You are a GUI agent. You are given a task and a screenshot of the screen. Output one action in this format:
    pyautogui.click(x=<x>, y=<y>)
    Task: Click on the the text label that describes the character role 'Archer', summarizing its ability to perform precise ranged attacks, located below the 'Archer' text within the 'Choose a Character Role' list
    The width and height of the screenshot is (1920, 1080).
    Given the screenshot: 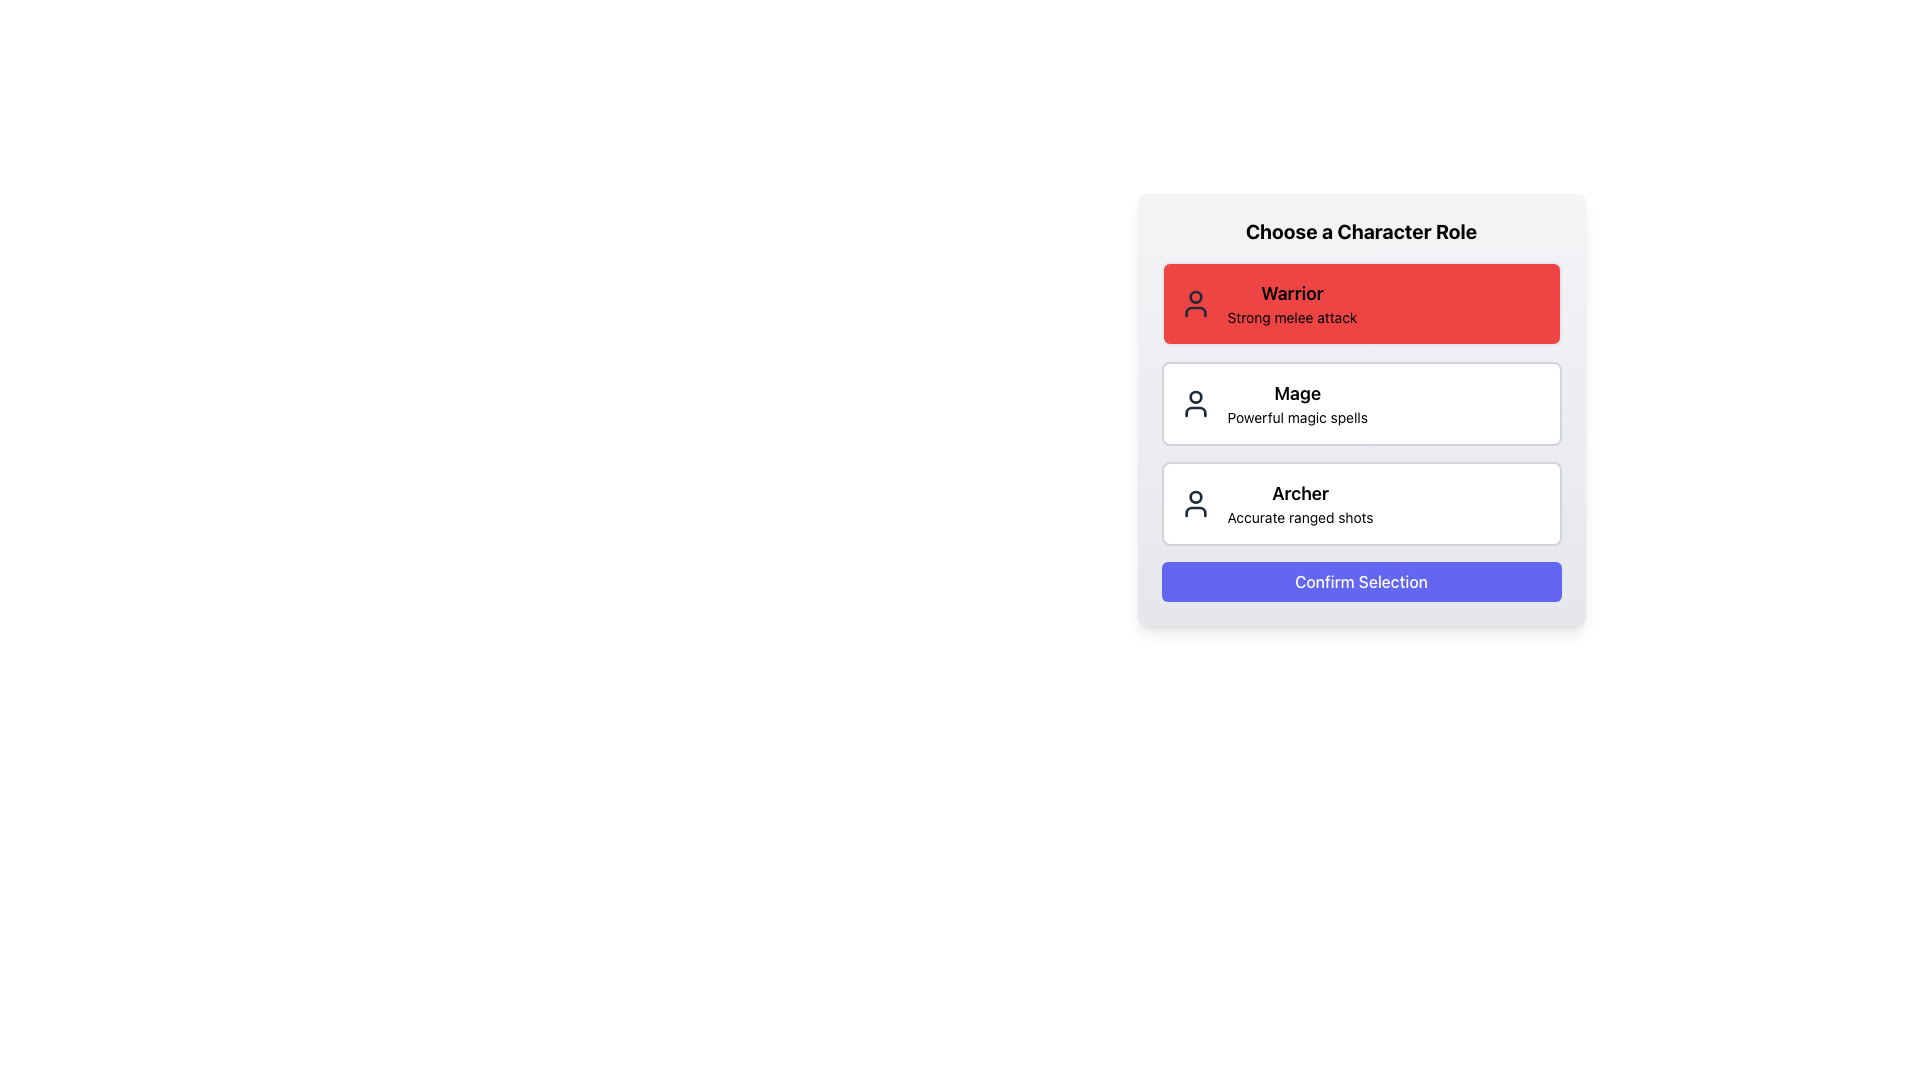 What is the action you would take?
    pyautogui.click(x=1300, y=516)
    